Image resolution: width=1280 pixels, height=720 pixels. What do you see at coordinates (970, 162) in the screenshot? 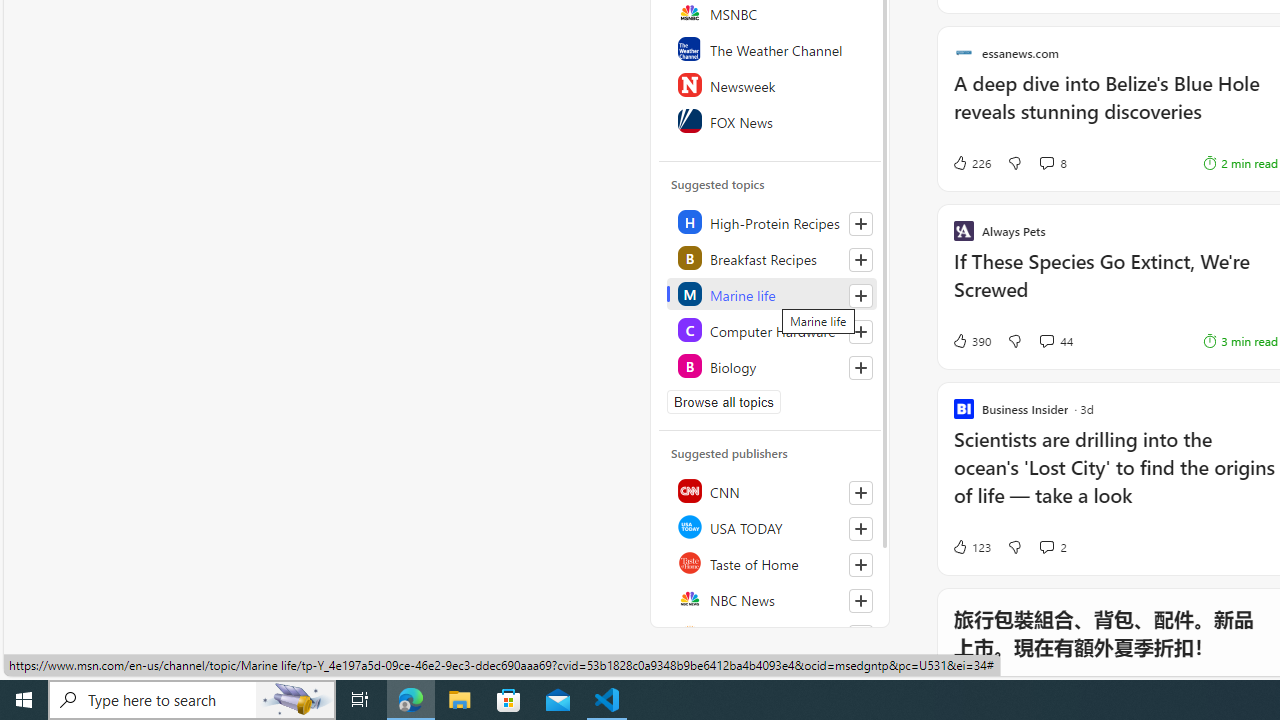
I see `'226 Like'` at bounding box center [970, 162].